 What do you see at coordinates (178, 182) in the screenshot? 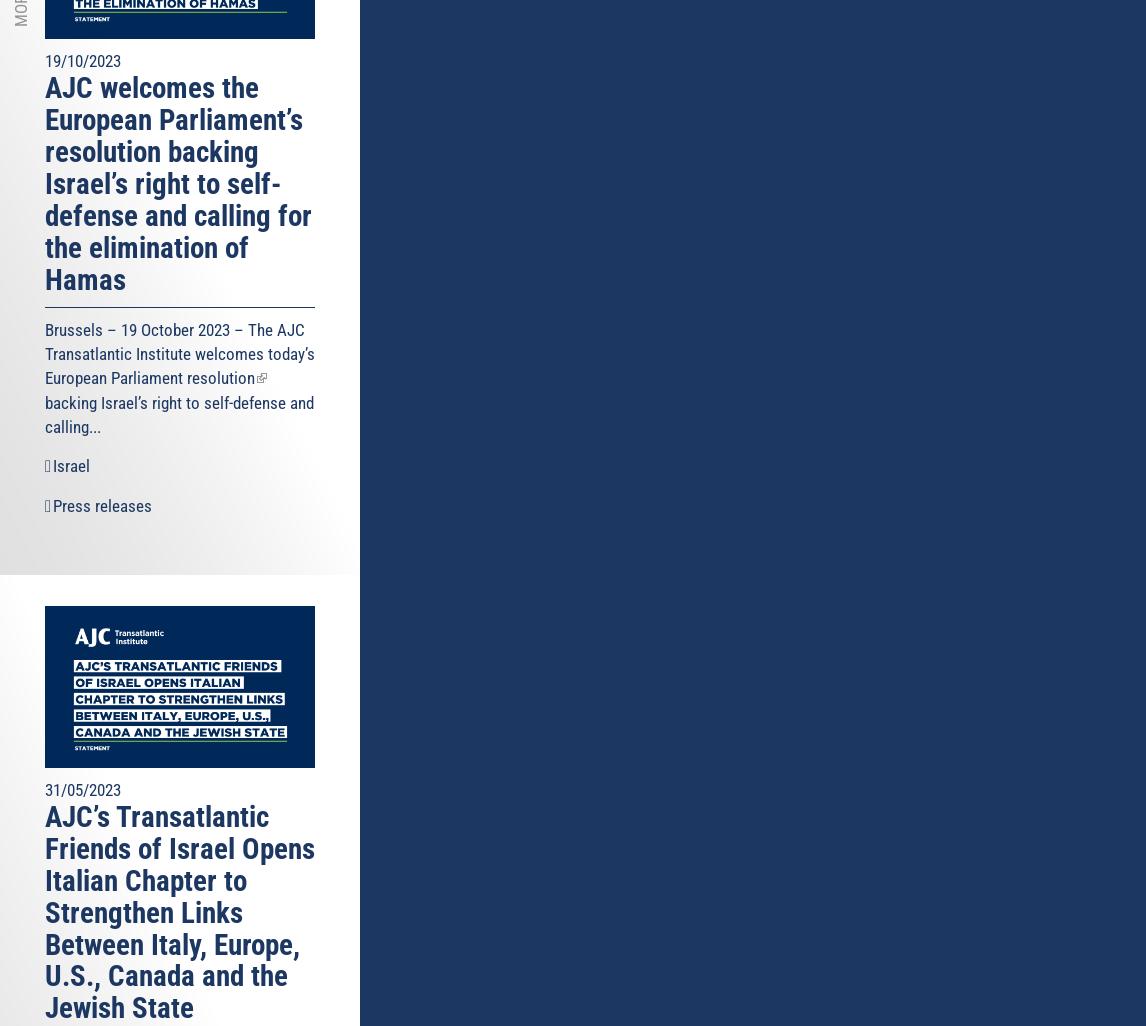
I see `'AJC welcomes the European Parliament’s resolution backing Israel’s right to self-defense and calling for the elimination of Hamas'` at bounding box center [178, 182].